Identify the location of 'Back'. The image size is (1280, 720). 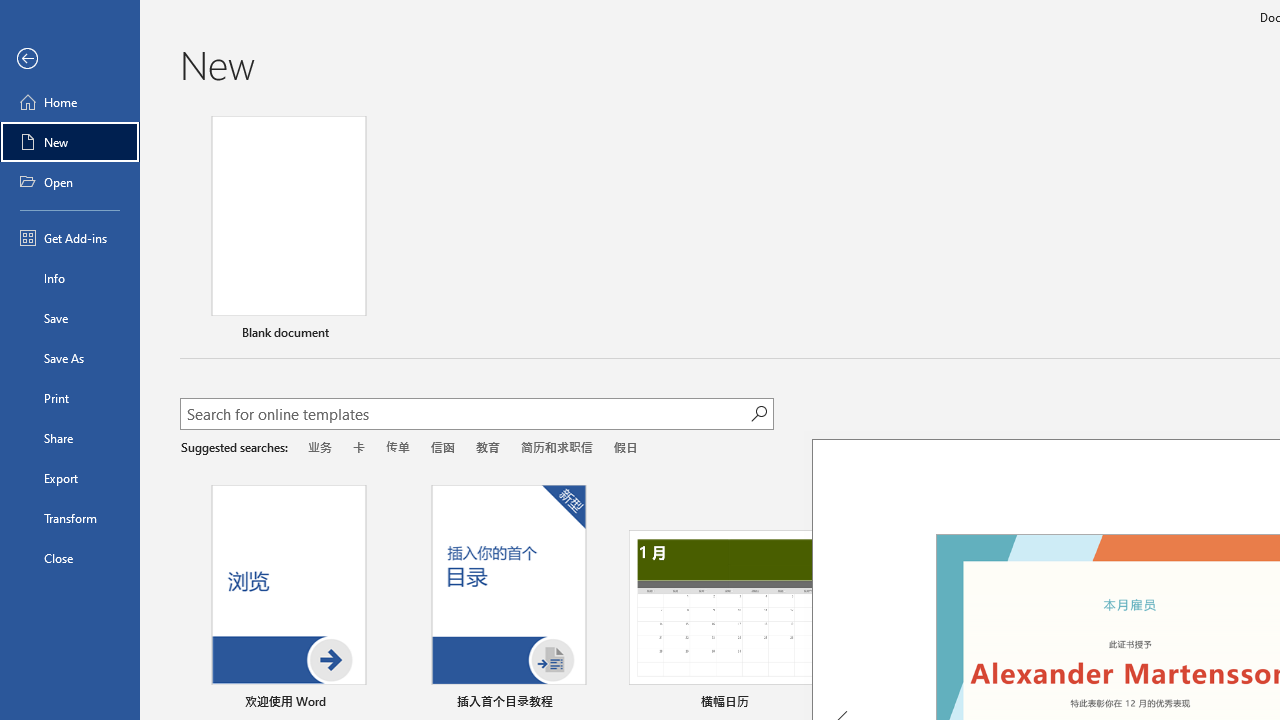
(69, 58).